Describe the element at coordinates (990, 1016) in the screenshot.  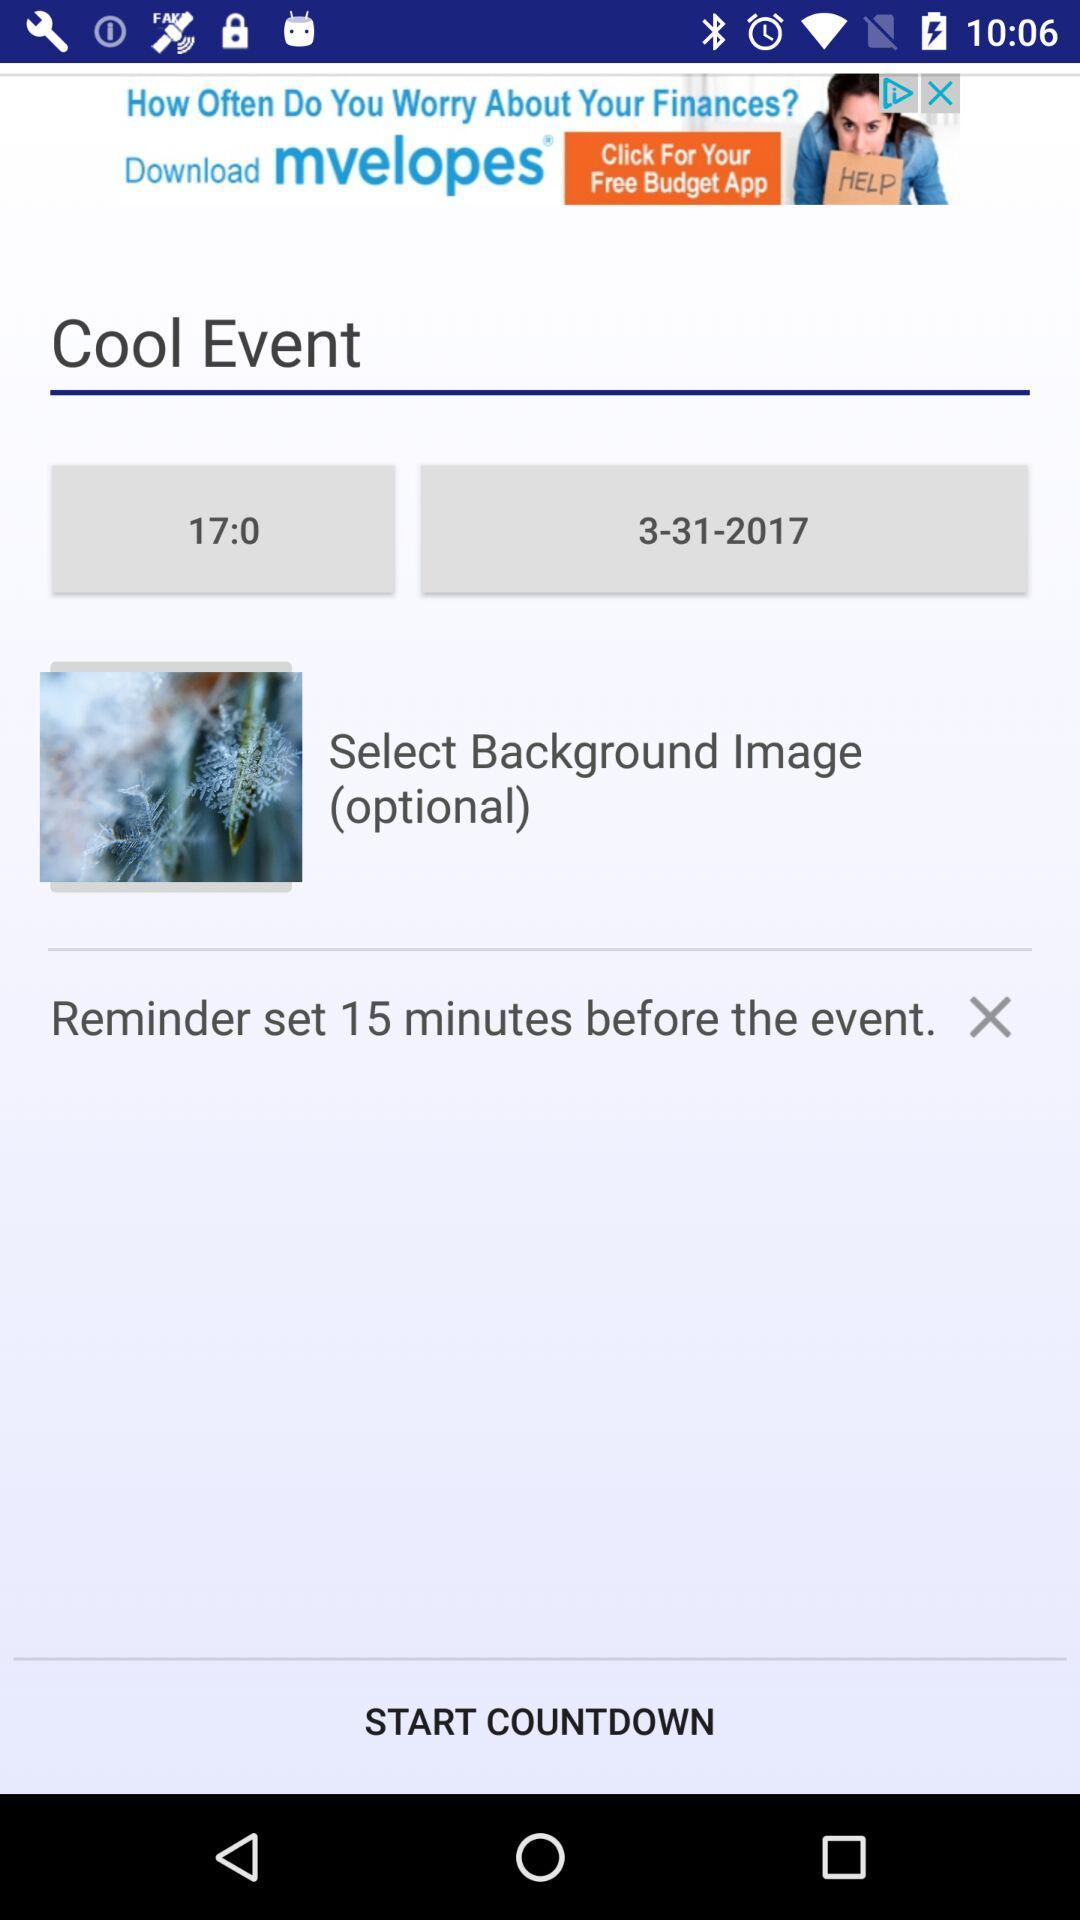
I see `this option` at that location.